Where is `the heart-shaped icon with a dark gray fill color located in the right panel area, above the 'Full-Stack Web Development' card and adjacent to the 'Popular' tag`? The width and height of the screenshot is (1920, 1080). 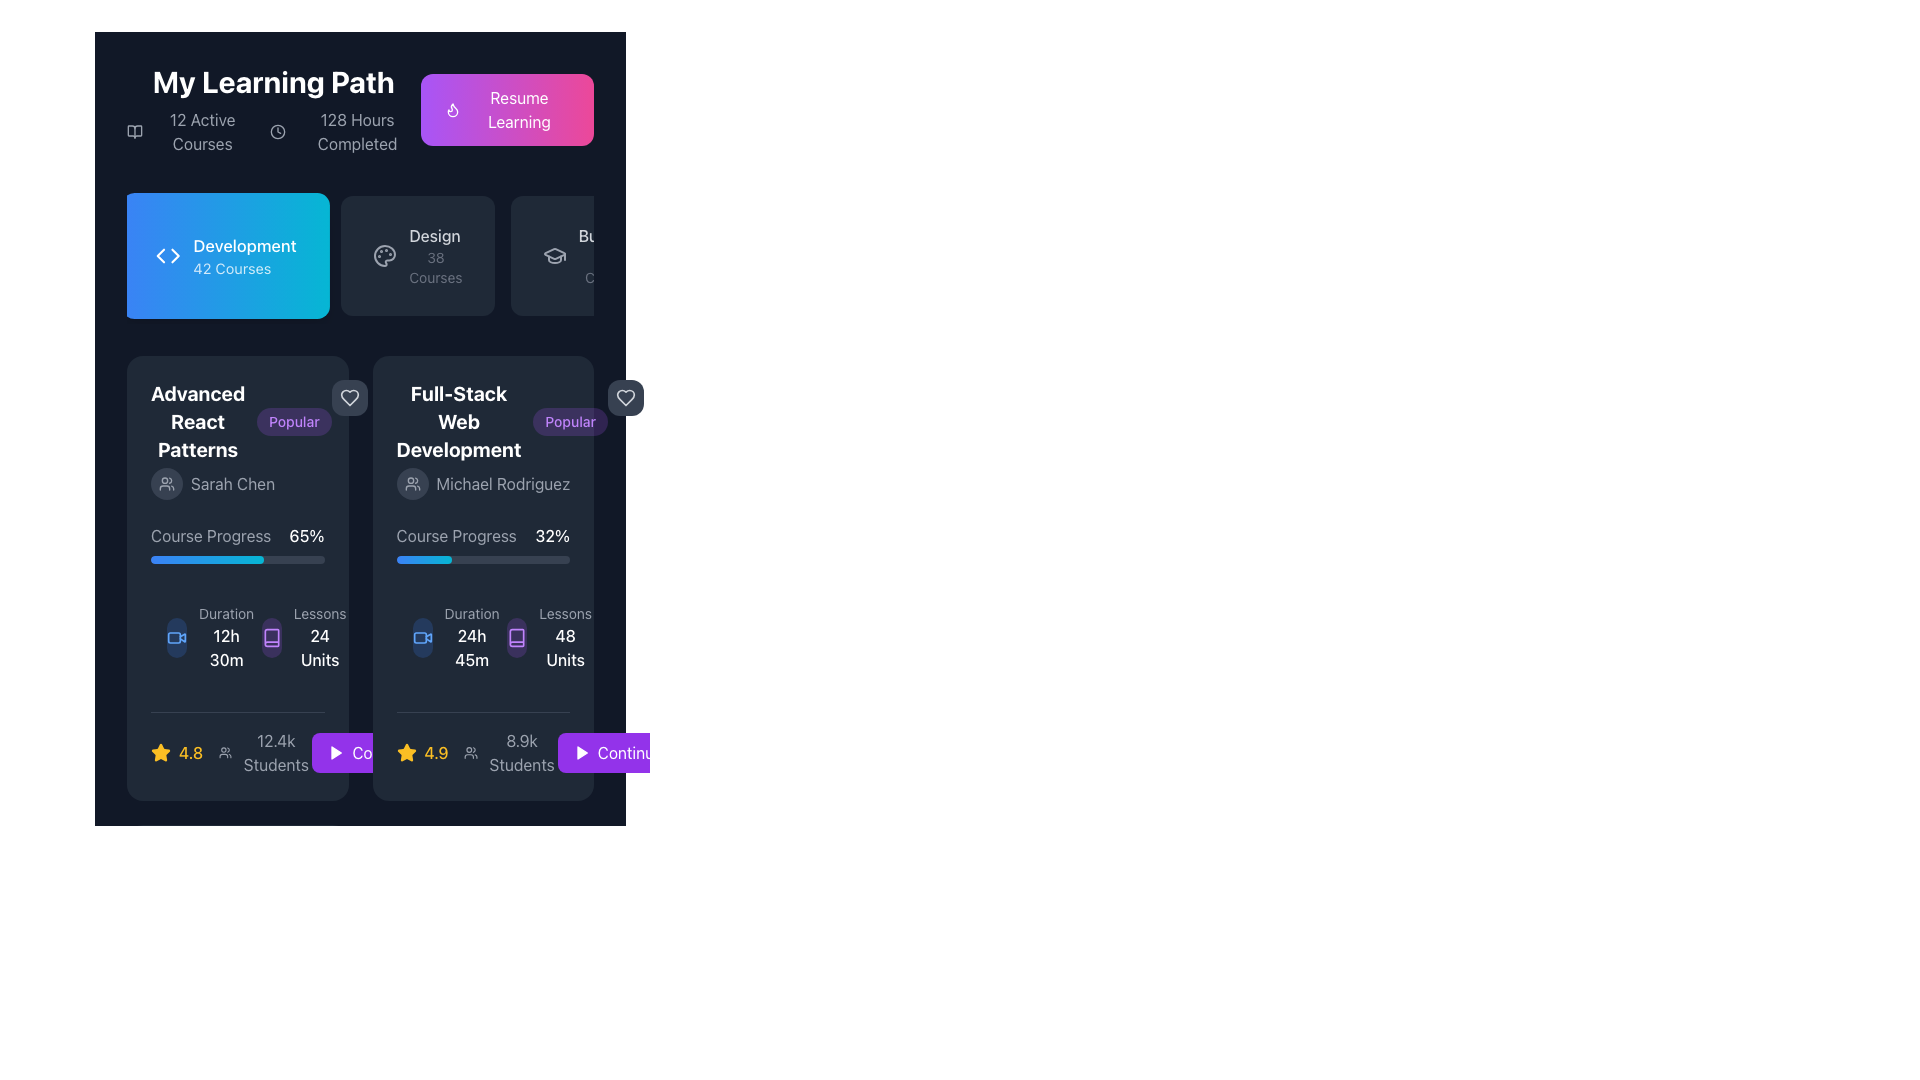
the heart-shaped icon with a dark gray fill color located in the right panel area, above the 'Full-Stack Web Development' card and adjacent to the 'Popular' tag is located at coordinates (624, 397).